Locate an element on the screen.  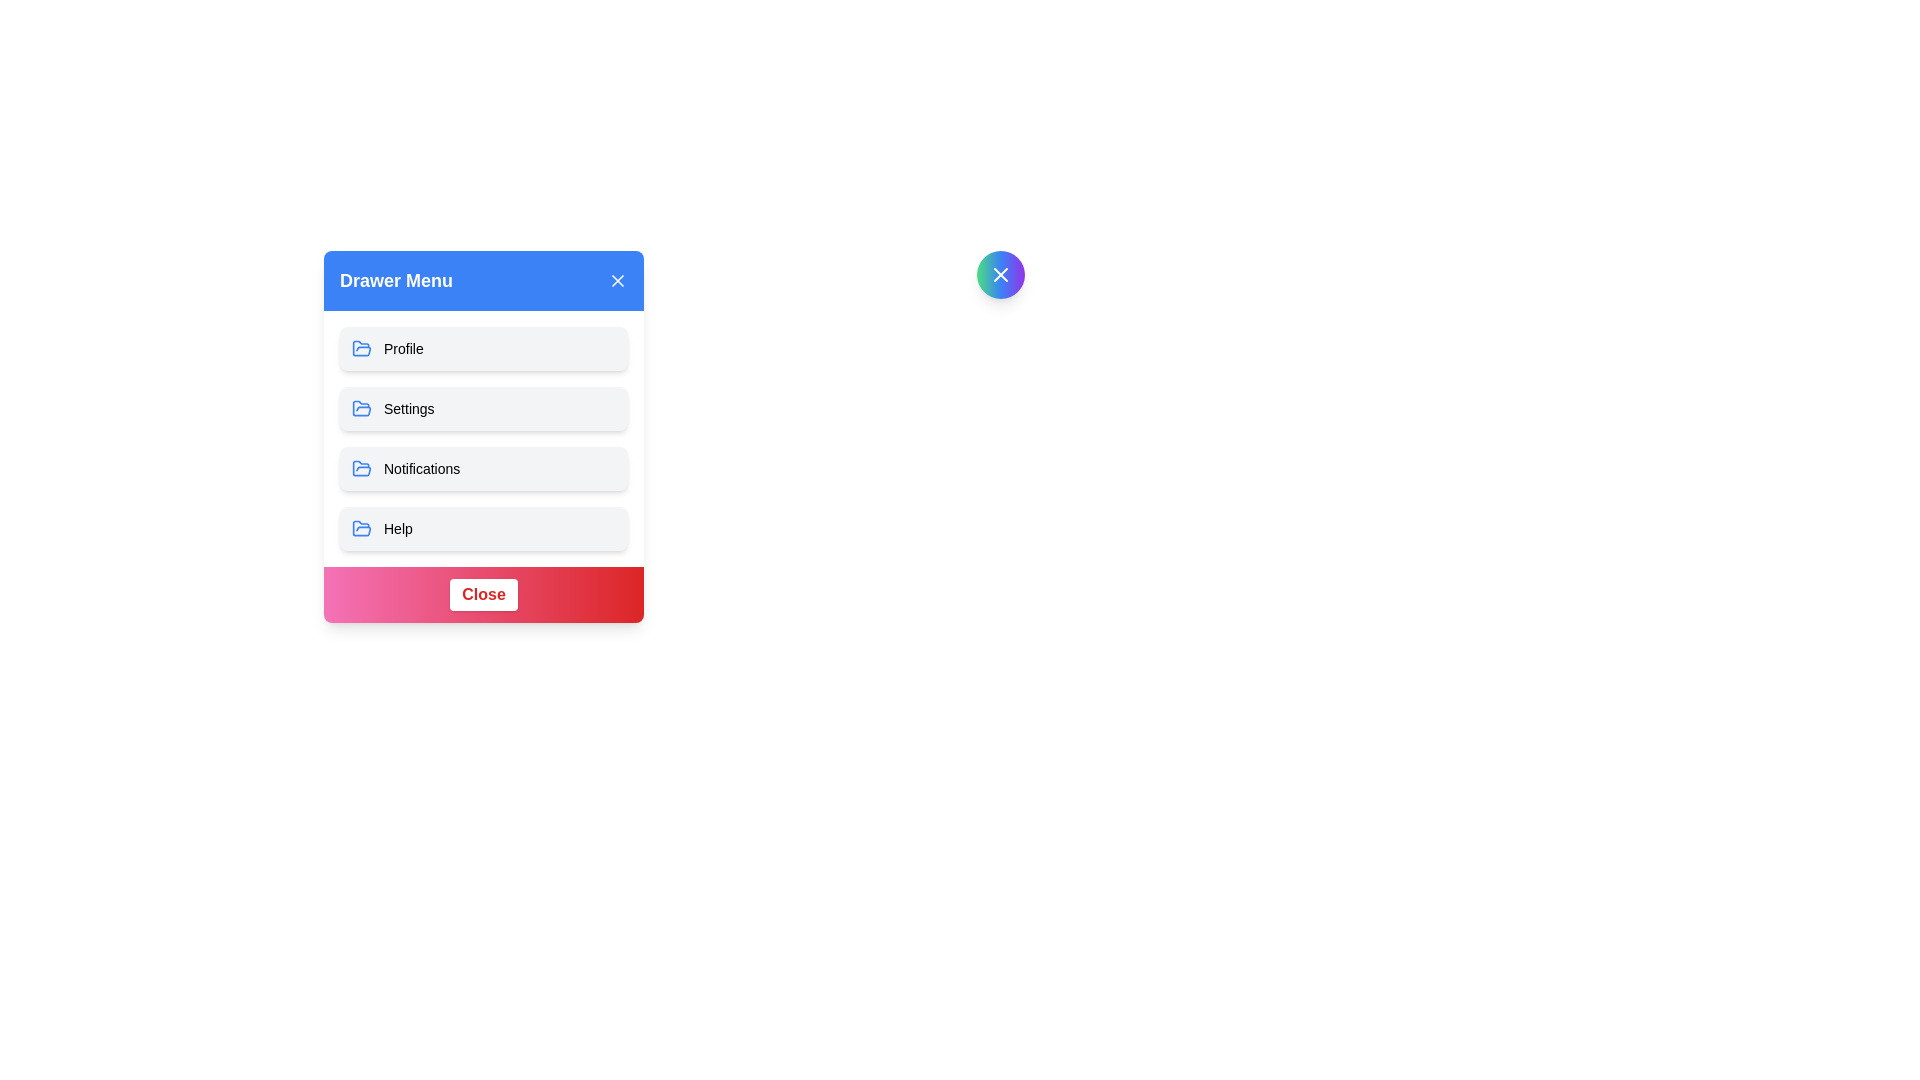
the close button located at the bottom of the drawer menu is located at coordinates (484, 593).